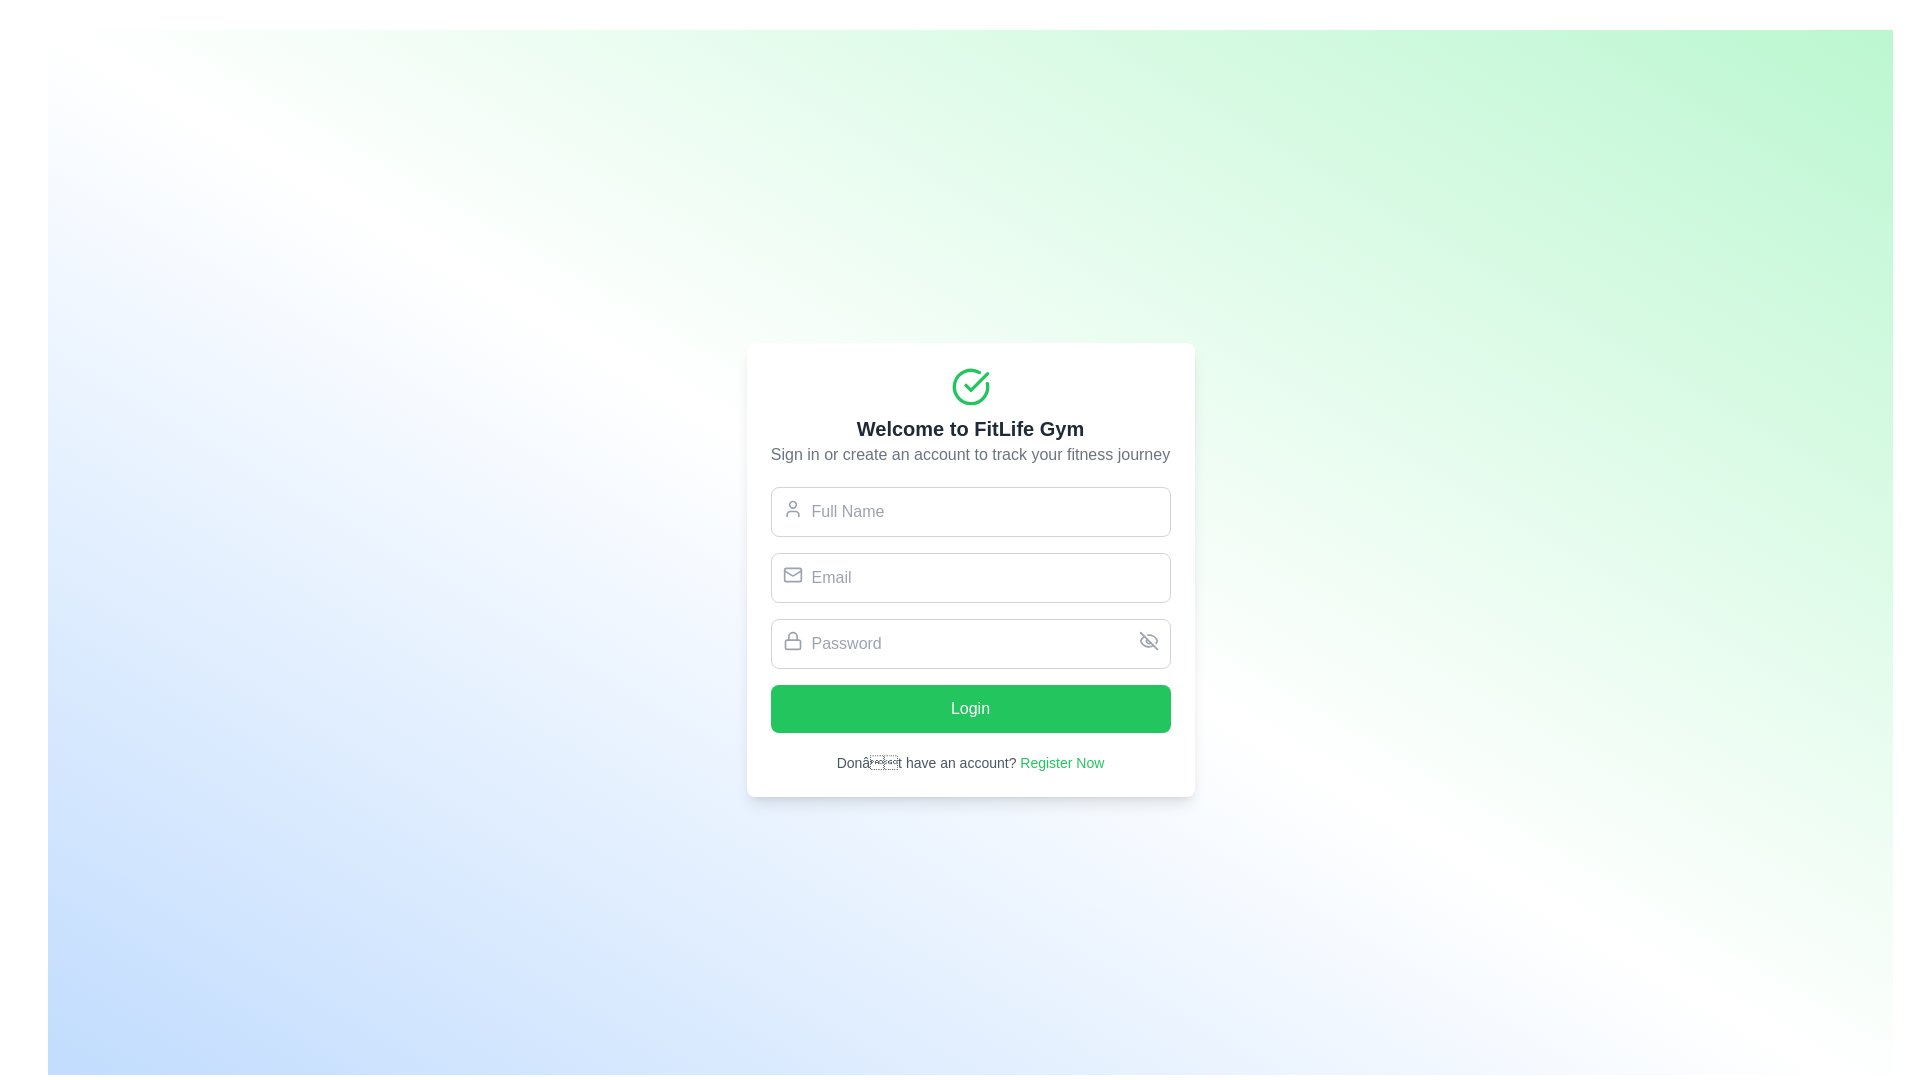 The height and width of the screenshot is (1080, 1920). Describe the element at coordinates (791, 508) in the screenshot. I see `the user silhouette icon located on the left side of the 'Full Name' input field, which features a rounded head and shoulders in gray color` at that location.